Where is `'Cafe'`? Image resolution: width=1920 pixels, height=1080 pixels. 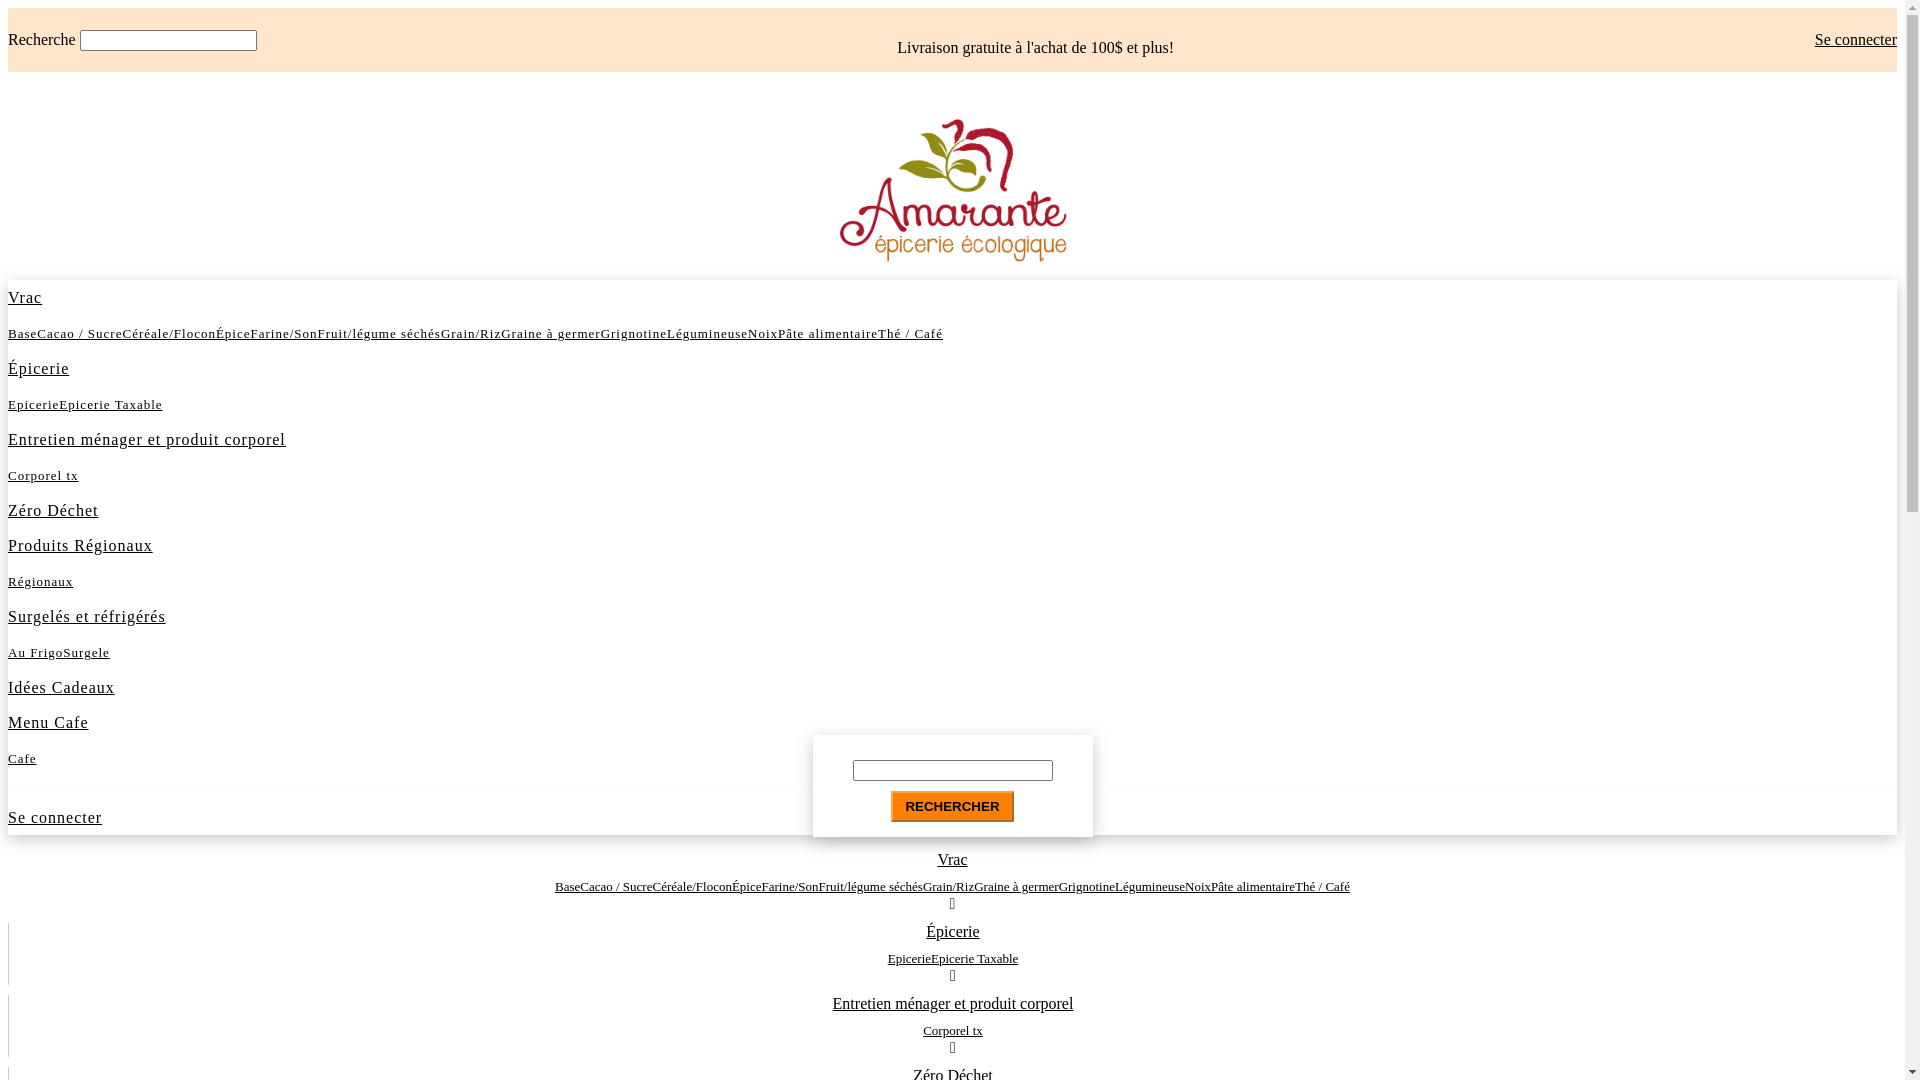 'Cafe' is located at coordinates (22, 758).